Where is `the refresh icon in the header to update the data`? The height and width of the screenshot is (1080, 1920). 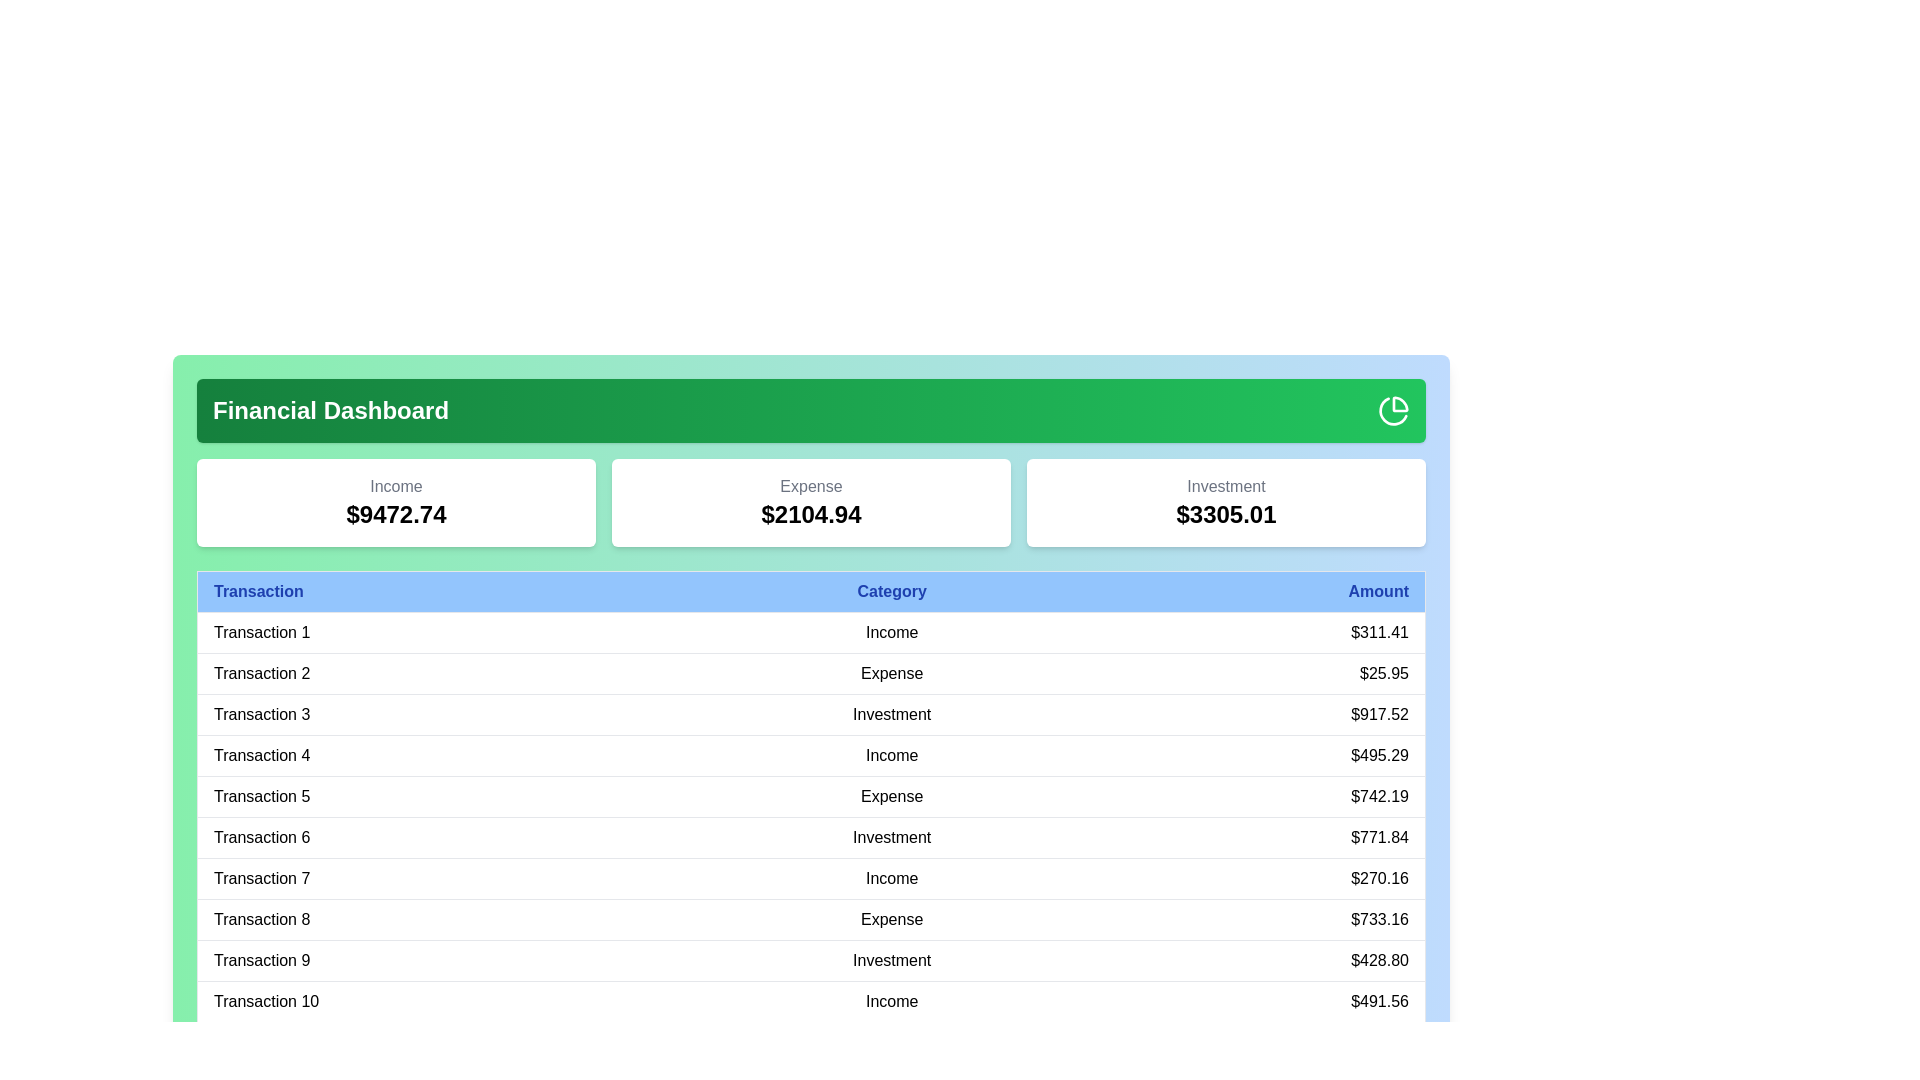 the refresh icon in the header to update the data is located at coordinates (1392, 410).